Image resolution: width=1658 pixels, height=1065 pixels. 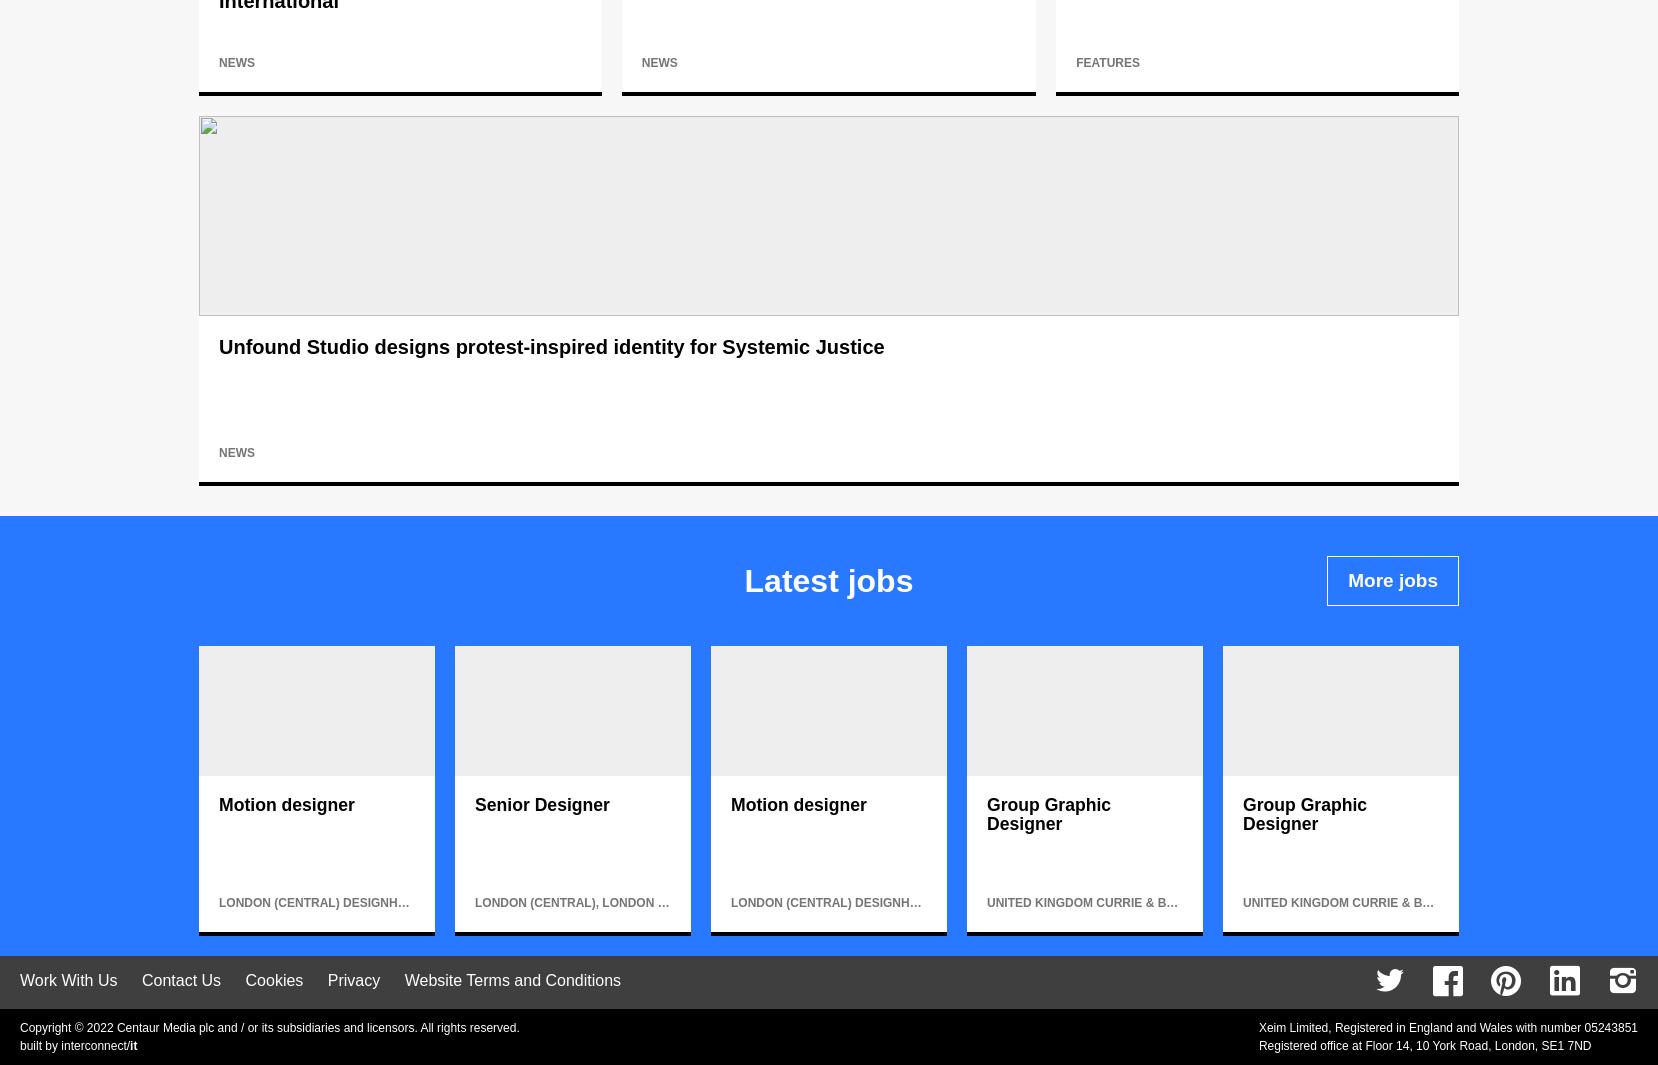 I want to click on 'Copyright © 2022 Centaur Media plc and / or its subsidiaries and licensors. All rights reserved.', so click(x=269, y=1028).